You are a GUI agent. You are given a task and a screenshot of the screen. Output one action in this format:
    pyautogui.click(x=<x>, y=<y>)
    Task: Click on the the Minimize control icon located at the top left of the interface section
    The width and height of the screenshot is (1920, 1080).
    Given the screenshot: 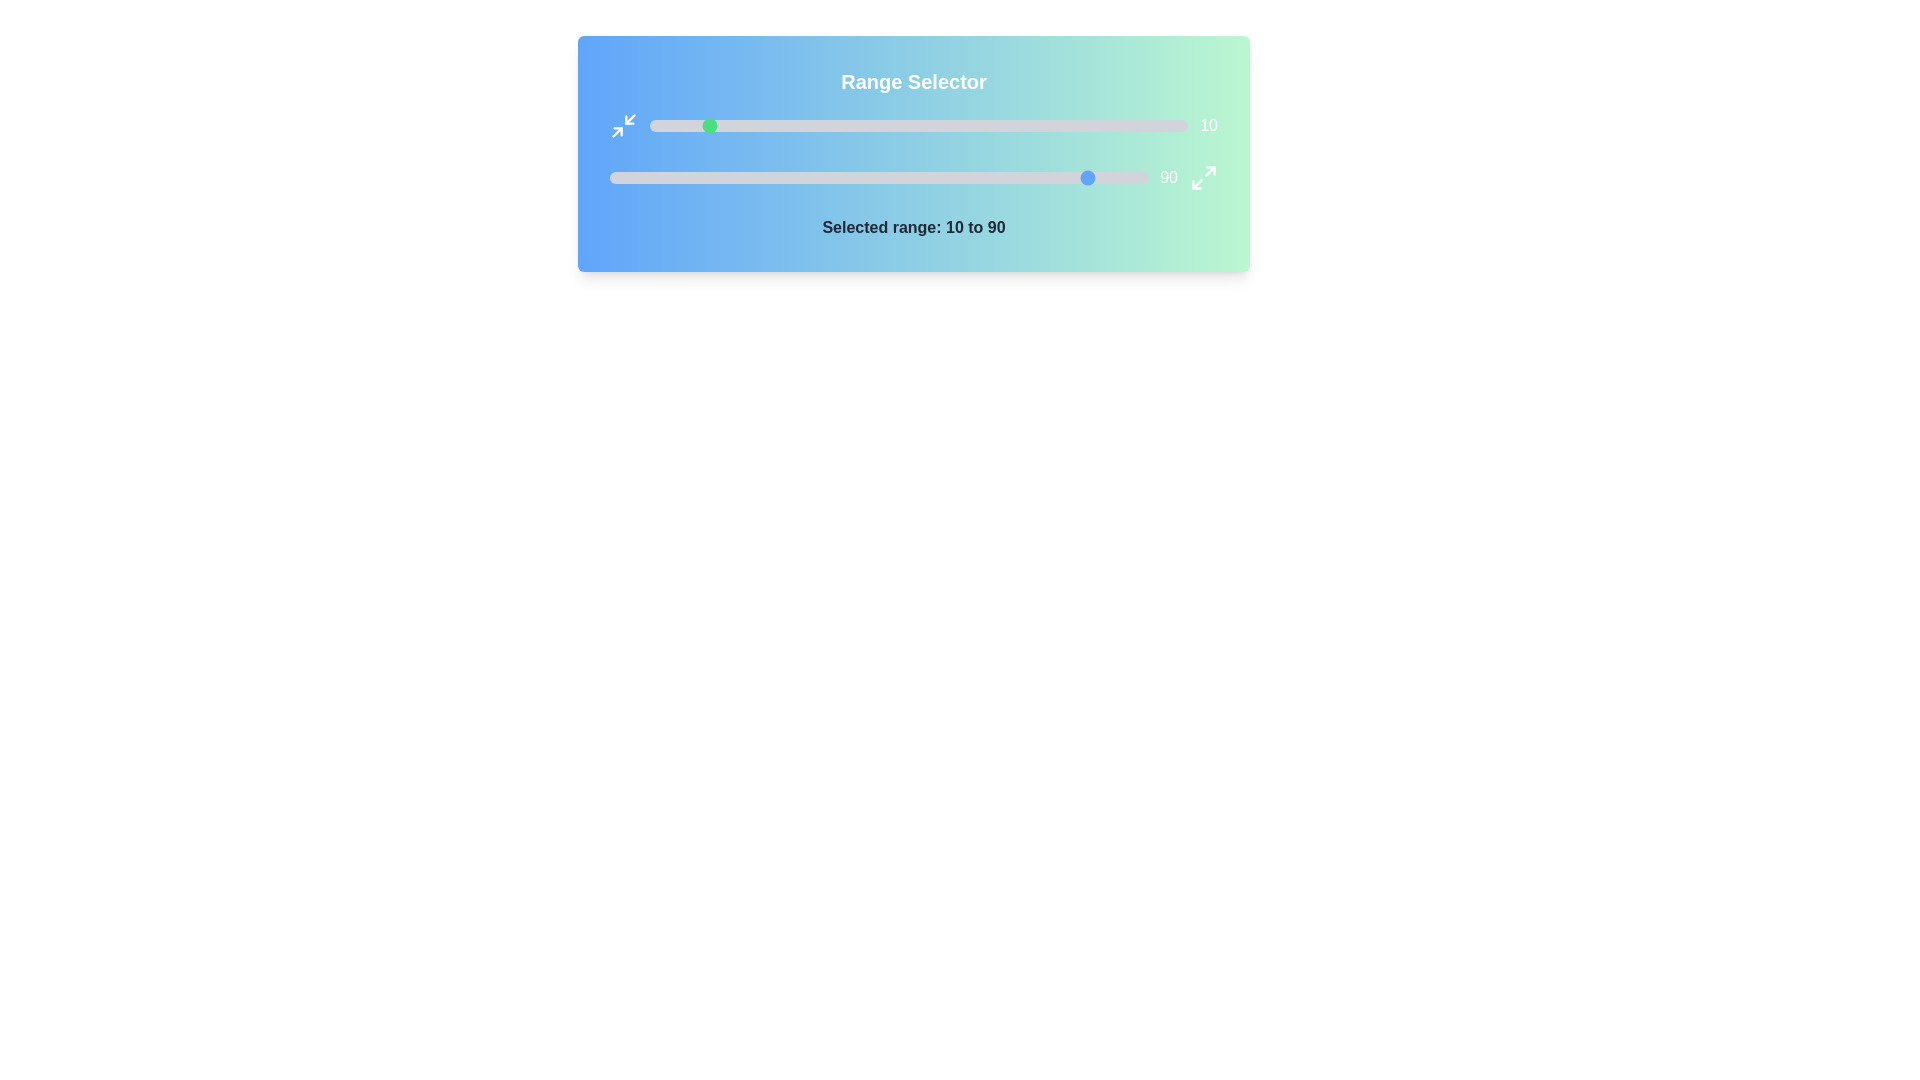 What is the action you would take?
    pyautogui.click(x=623, y=126)
    